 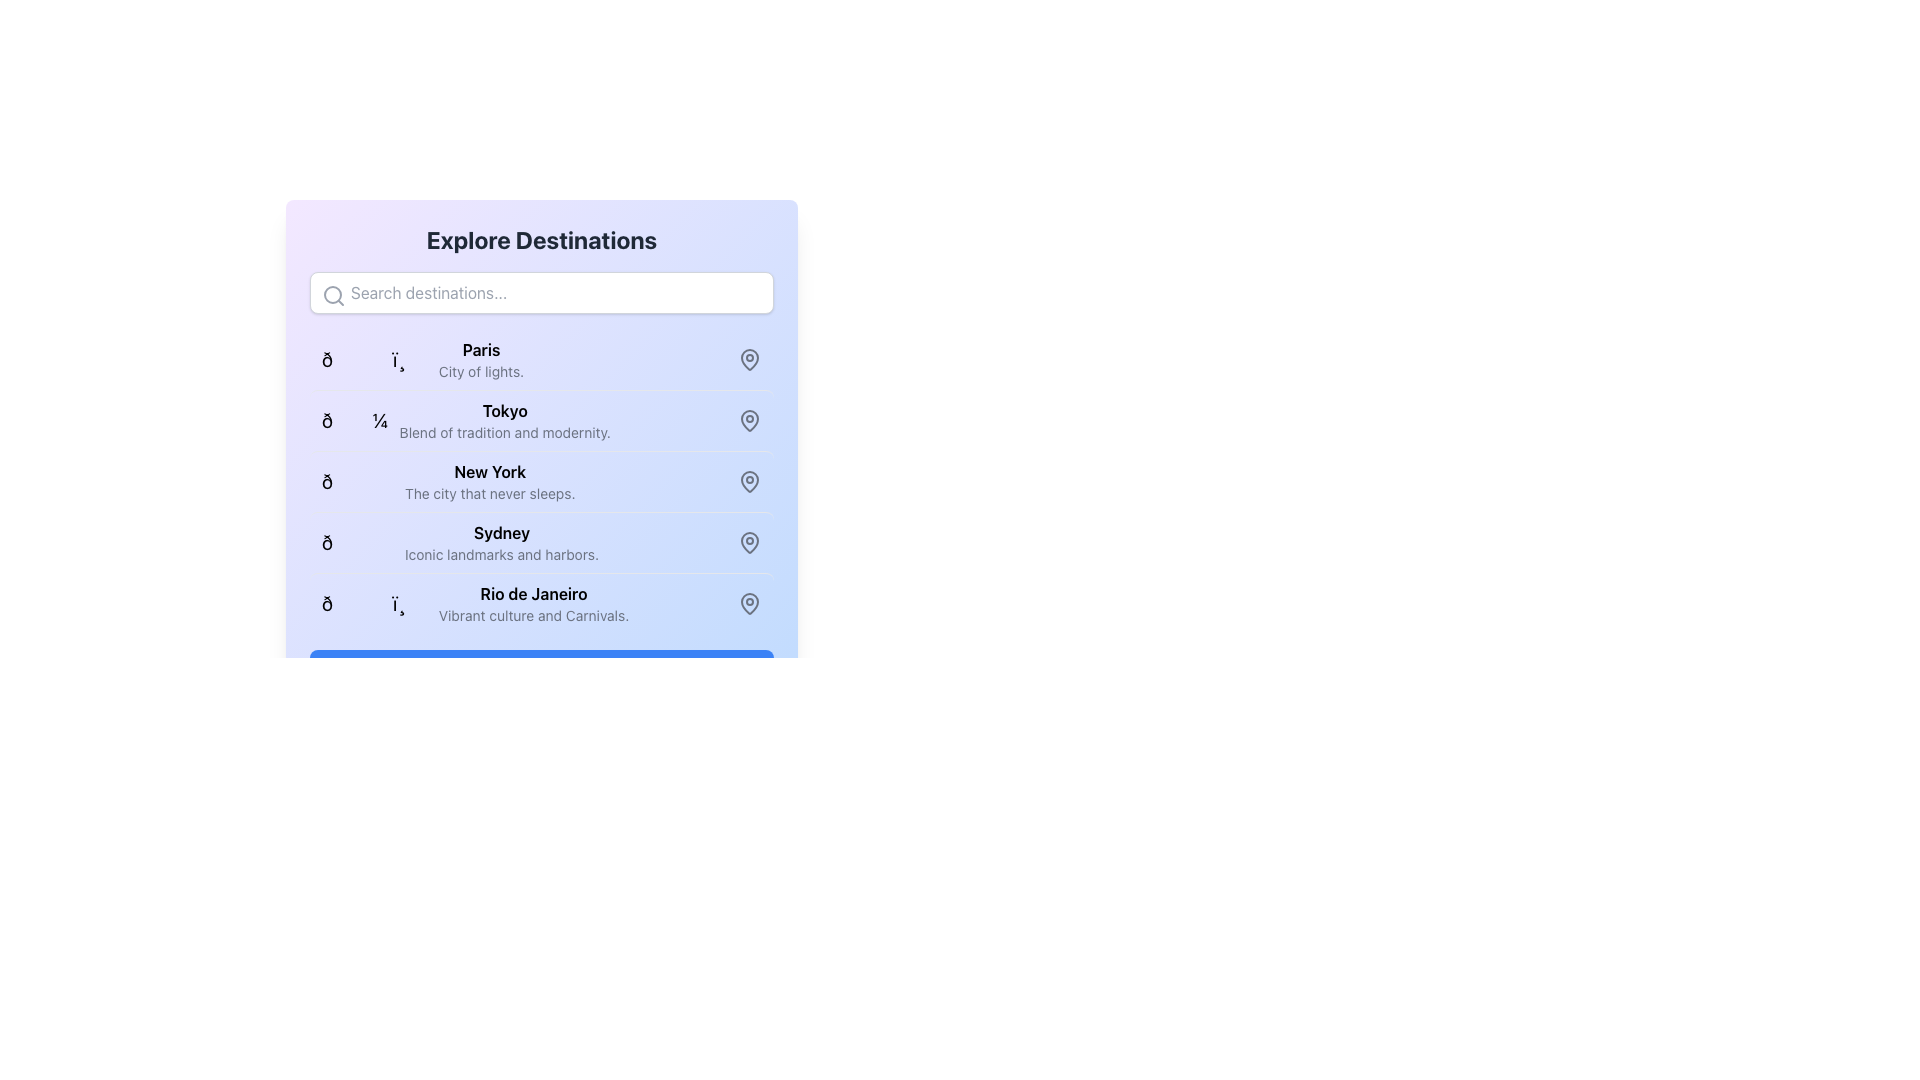 What do you see at coordinates (332, 294) in the screenshot?
I see `the inner circle of the search icon, which is part of the SVG icon located at the leftmost side of the search bar beneath the 'Explore Destinations' header` at bounding box center [332, 294].